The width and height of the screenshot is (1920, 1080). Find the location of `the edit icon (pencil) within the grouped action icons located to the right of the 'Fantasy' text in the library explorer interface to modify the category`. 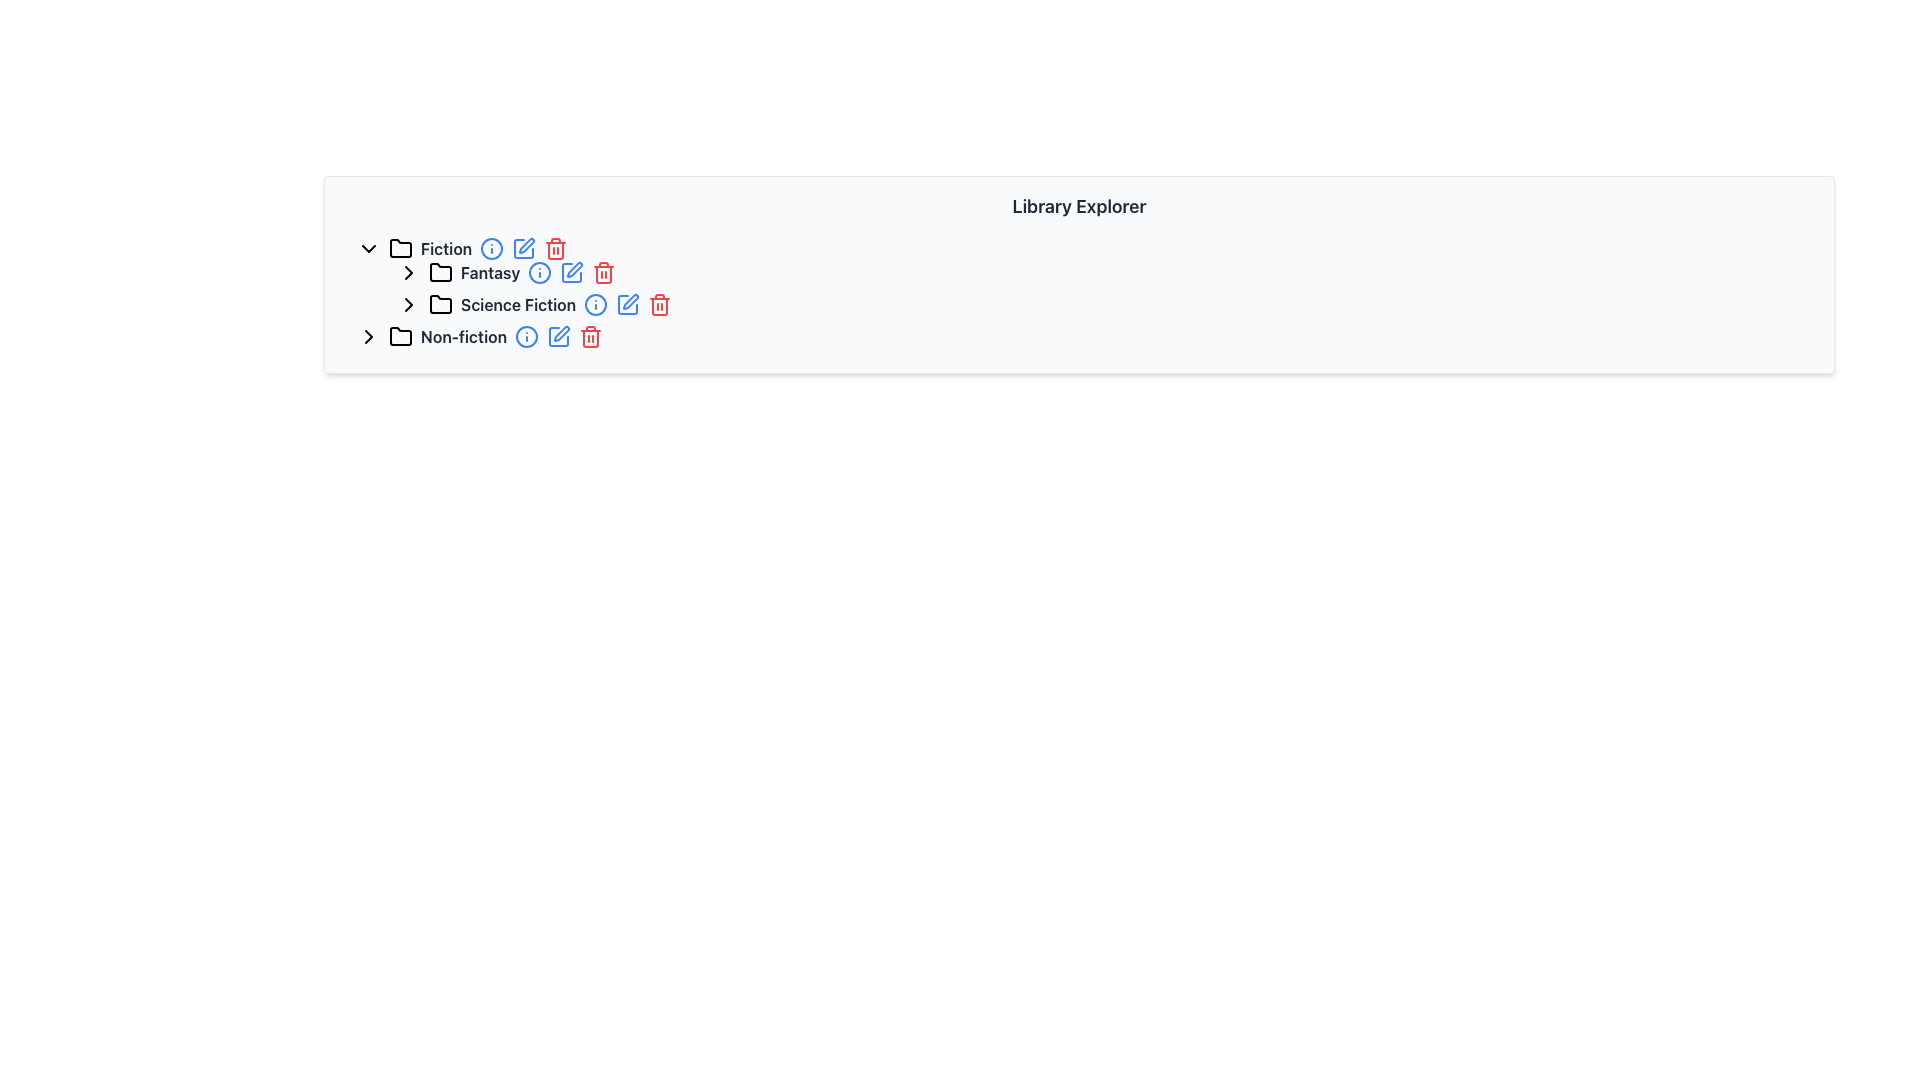

the edit icon (pencil) within the grouped action icons located to the right of the 'Fantasy' text in the library explorer interface to modify the category is located at coordinates (571, 273).